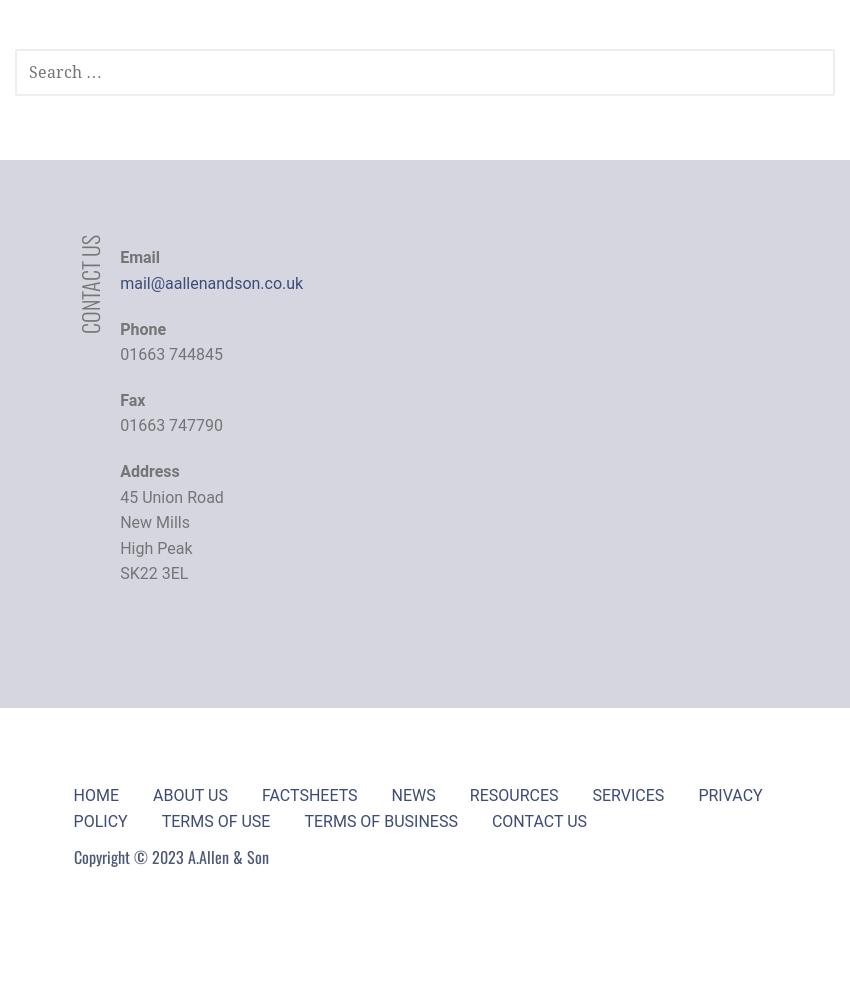  I want to click on 'Resources', so click(512, 794).